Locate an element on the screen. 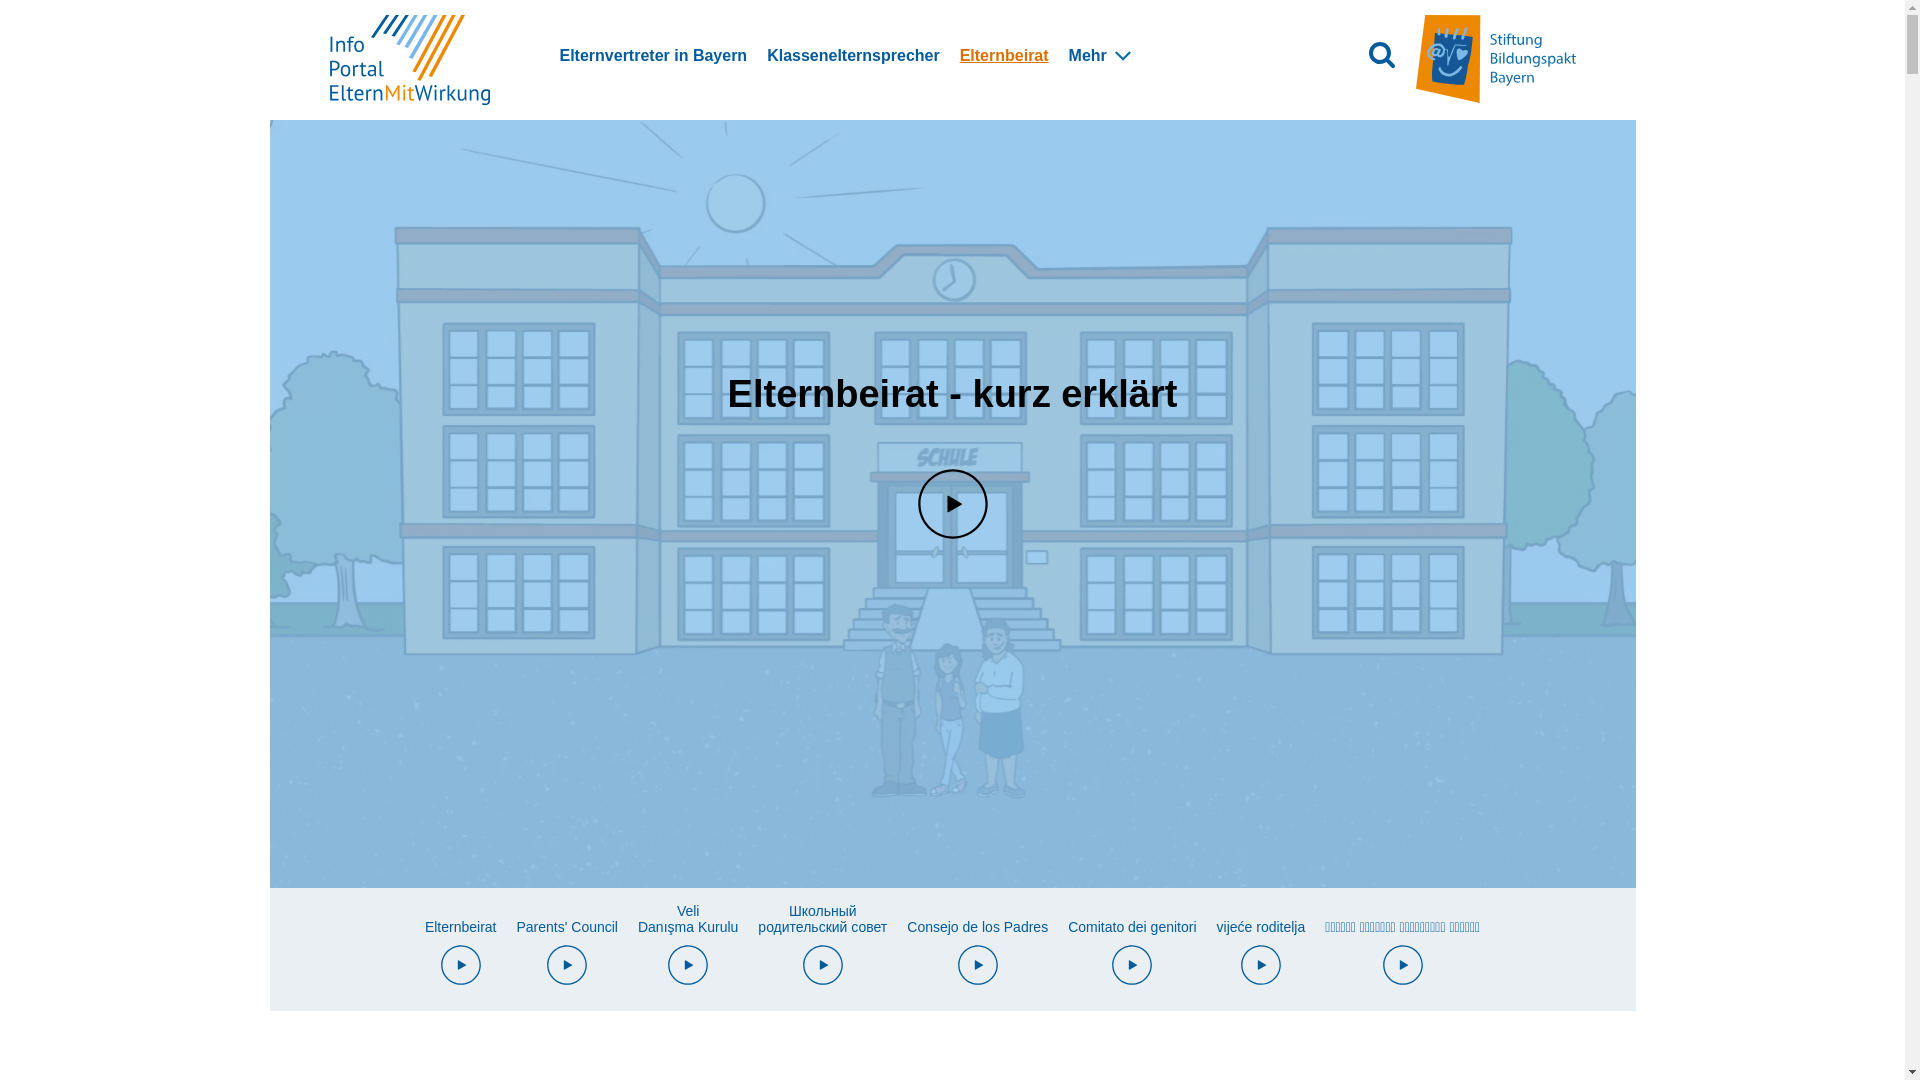 This screenshot has height=1080, width=1920. 'Mehr' is located at coordinates (1087, 55).